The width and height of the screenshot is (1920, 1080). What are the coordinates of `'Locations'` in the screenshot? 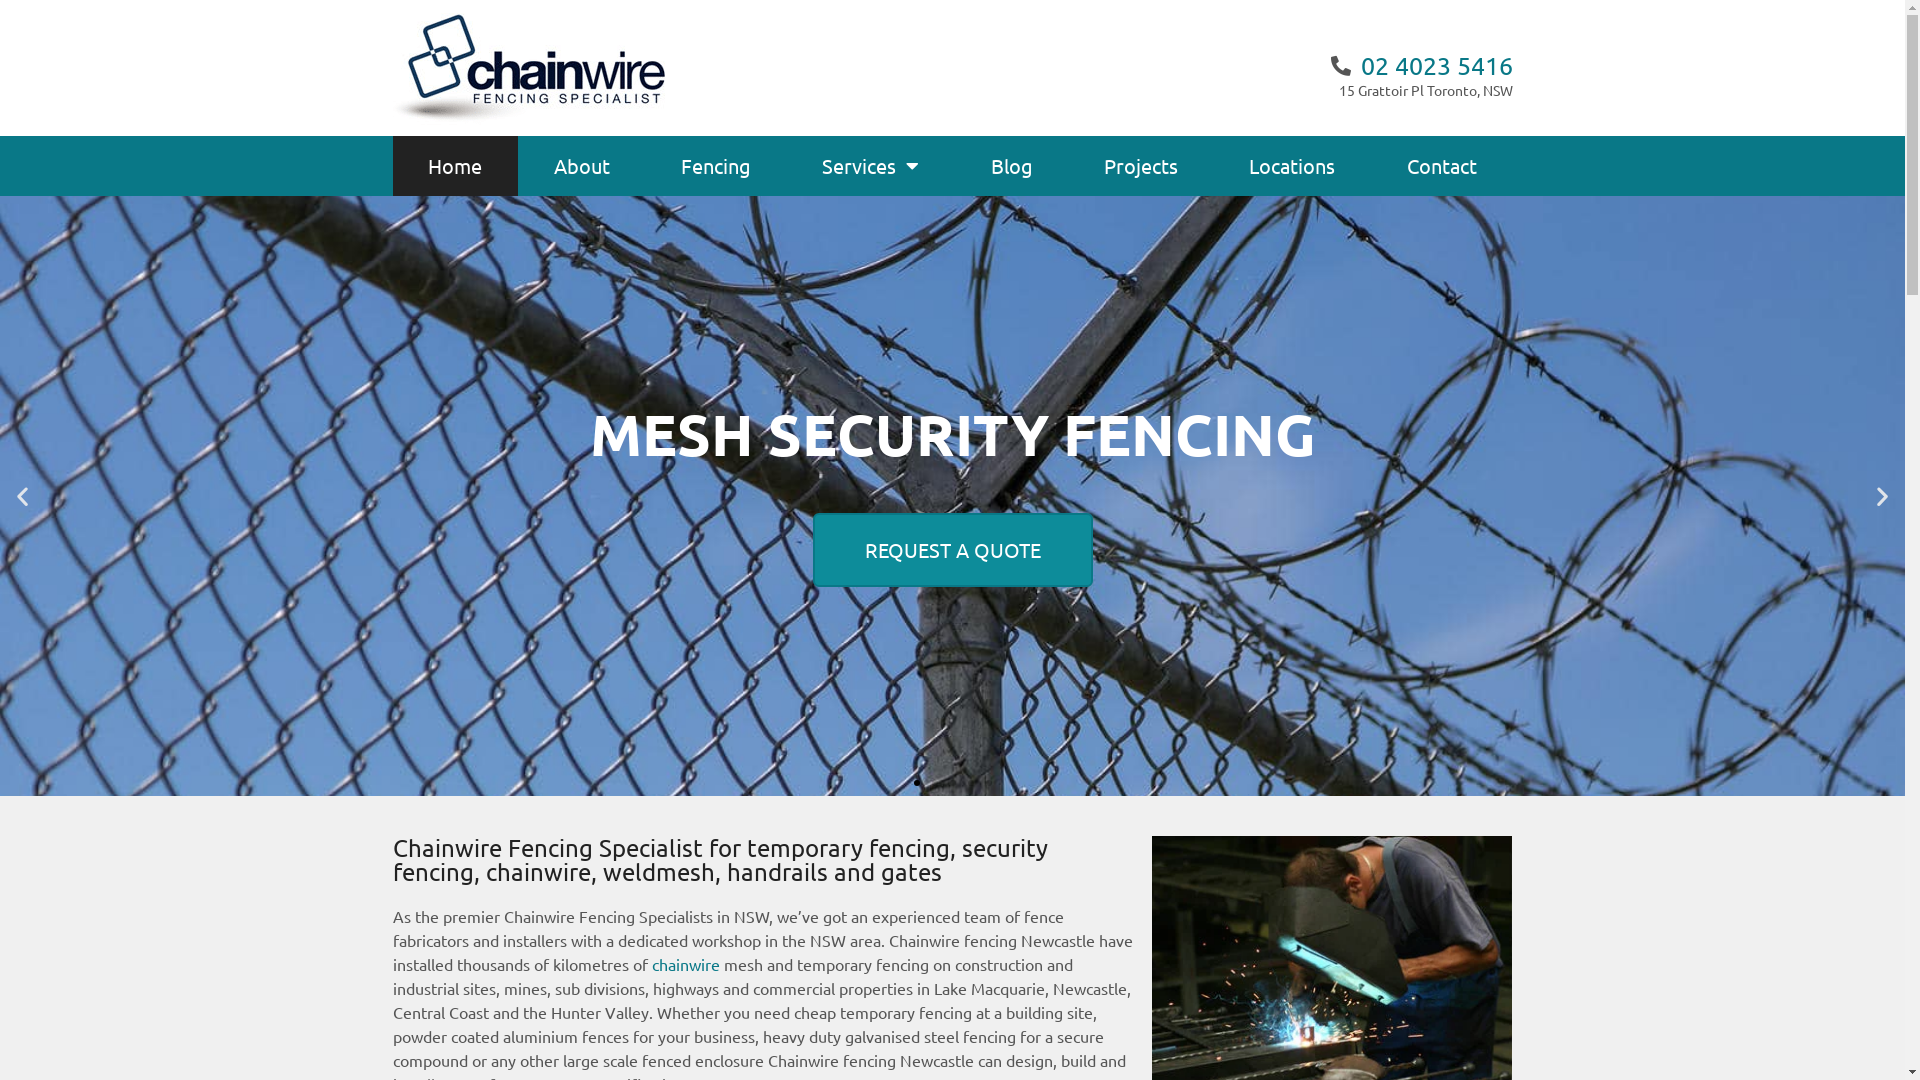 It's located at (1292, 164).